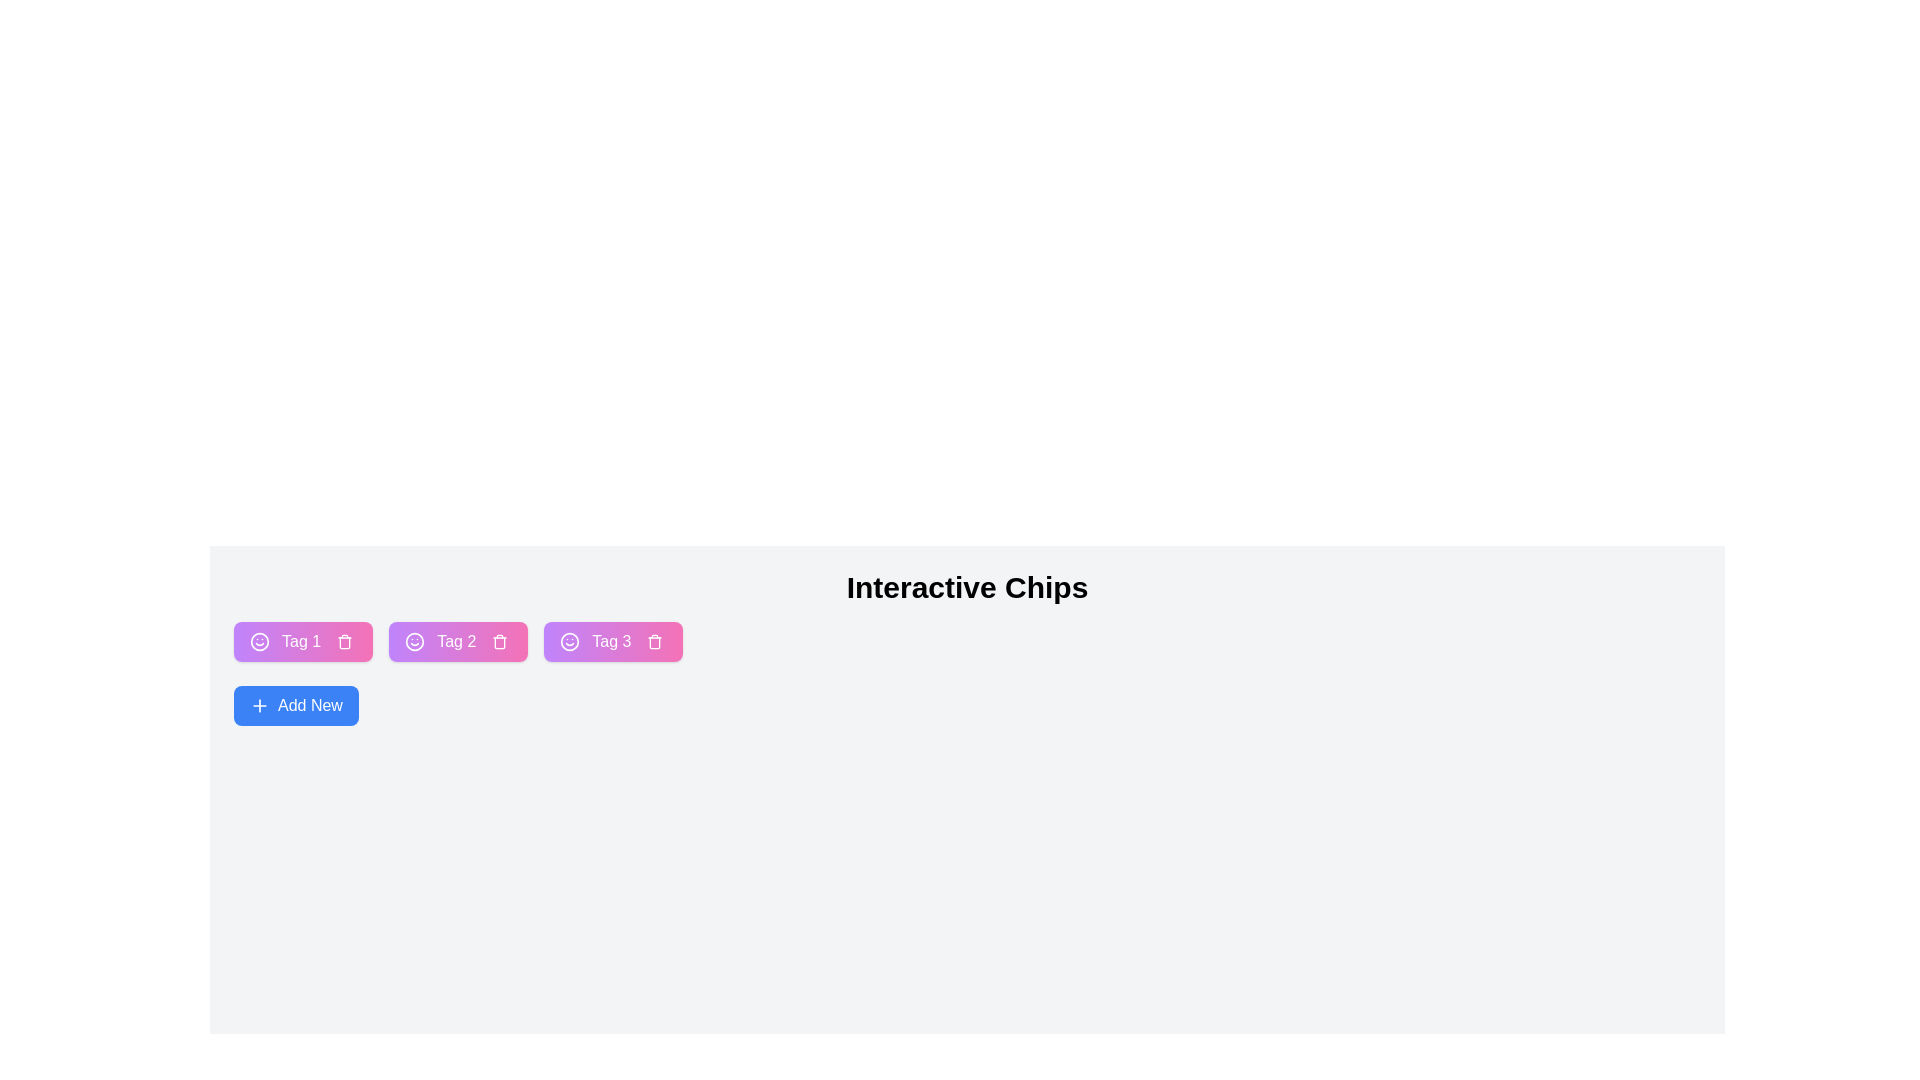 This screenshot has height=1080, width=1920. I want to click on the 'Add New' button to add a new chip, so click(295, 704).